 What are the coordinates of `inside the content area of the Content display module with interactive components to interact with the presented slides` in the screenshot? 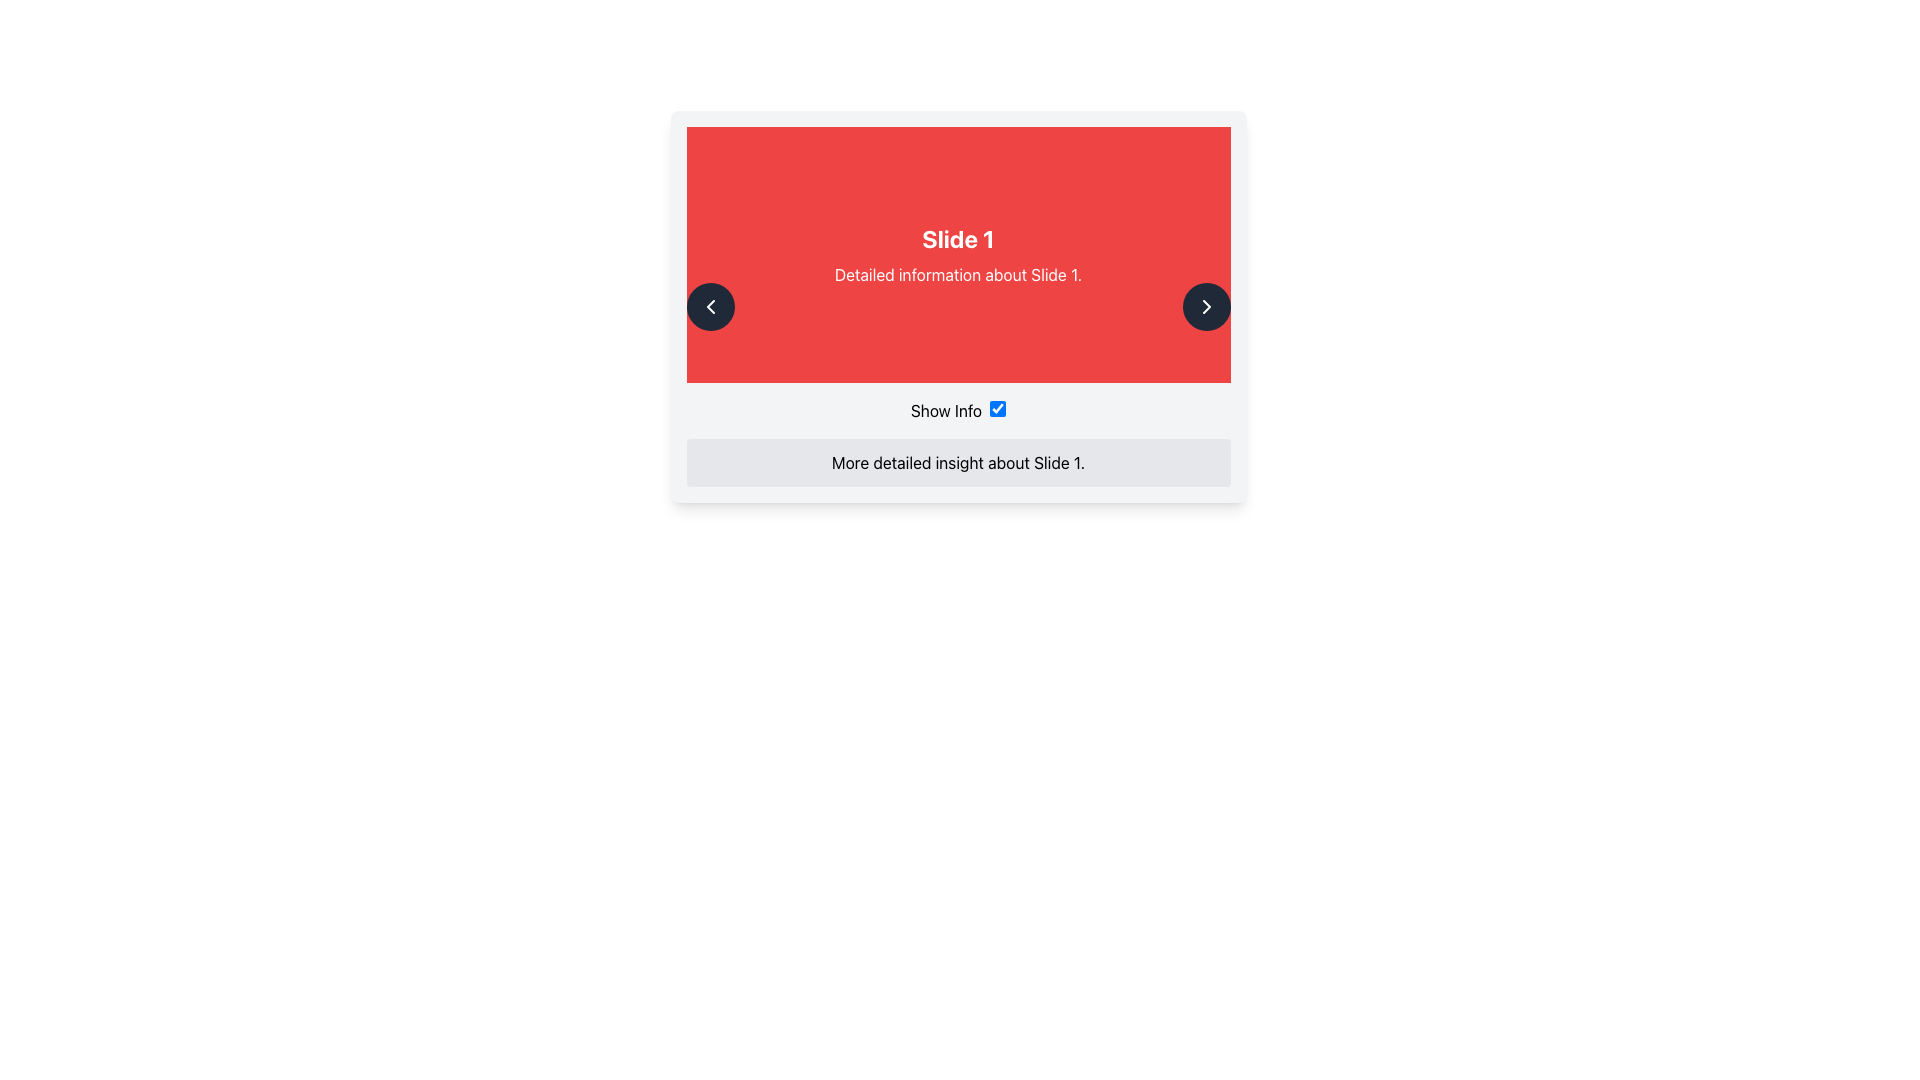 It's located at (957, 307).